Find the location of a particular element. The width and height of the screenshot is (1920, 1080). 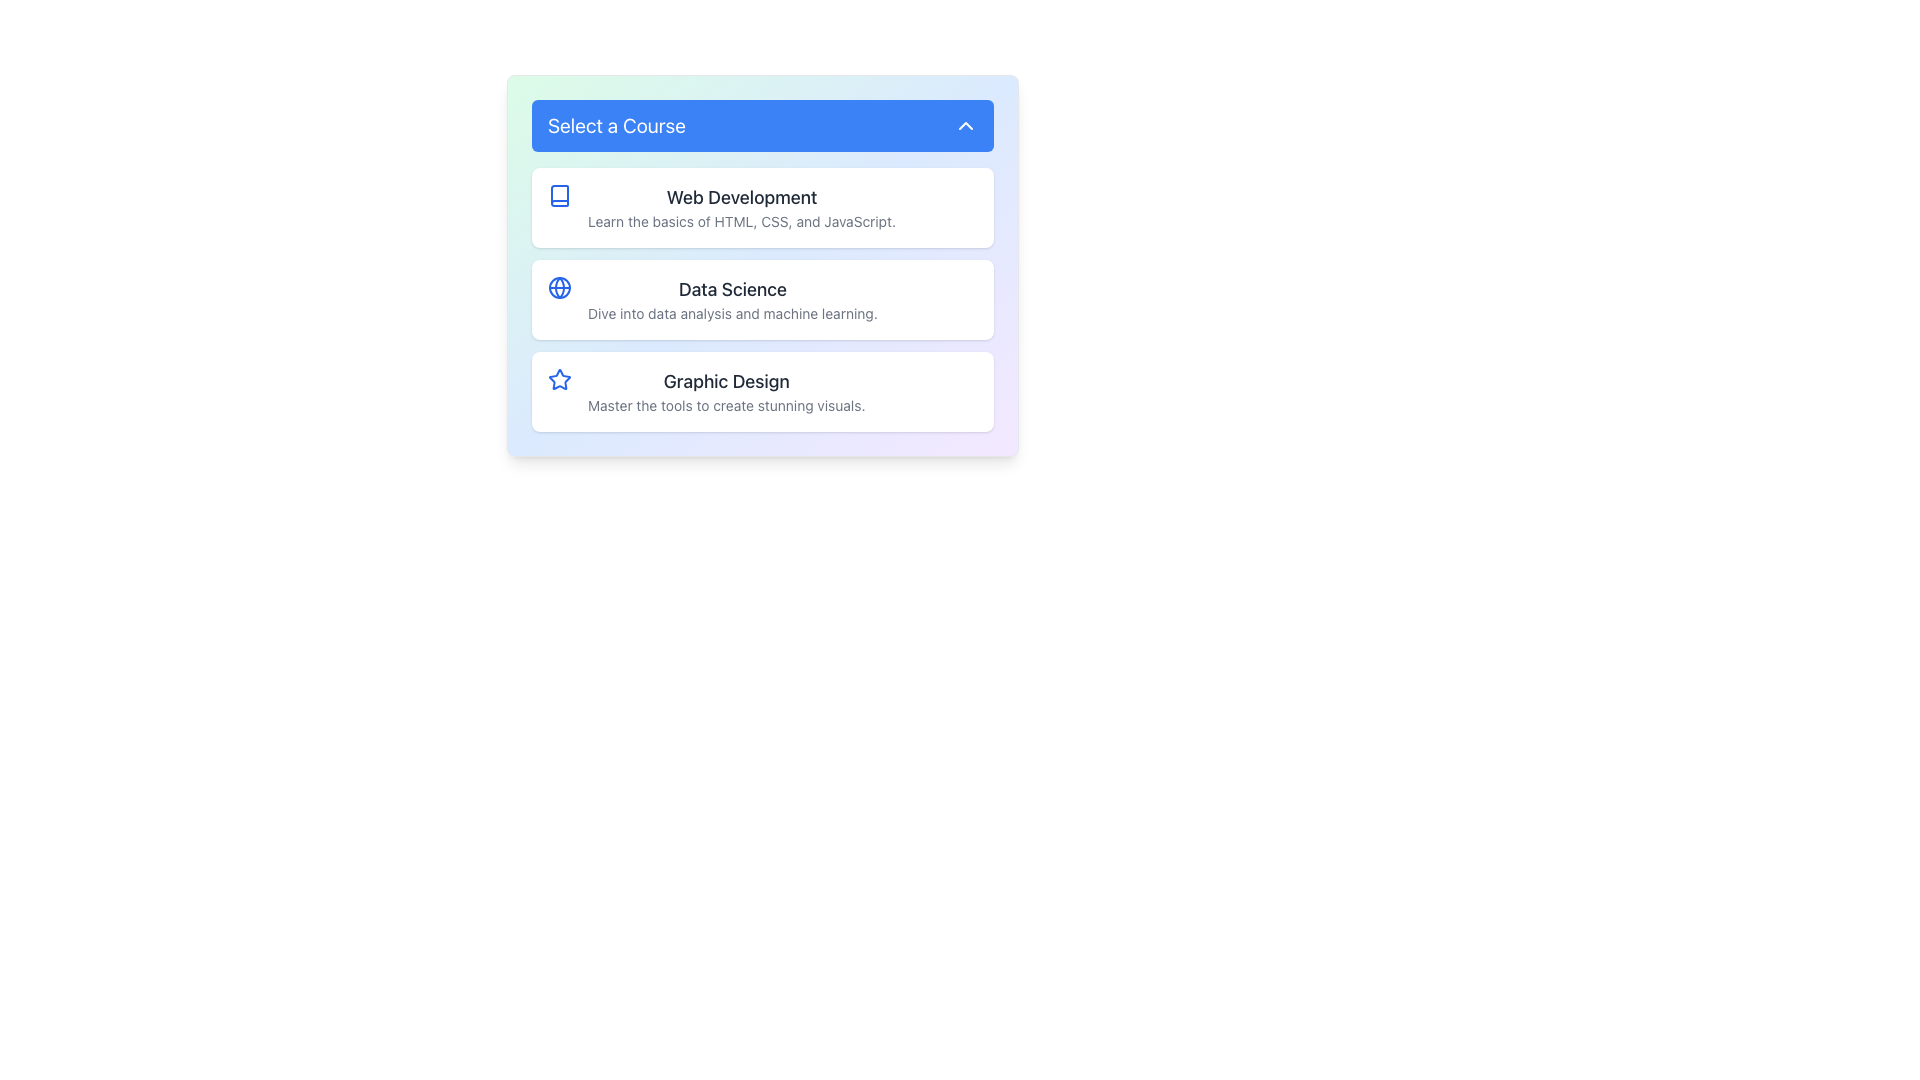

the second item in the selectable list titled 'Data Science' is located at coordinates (762, 265).